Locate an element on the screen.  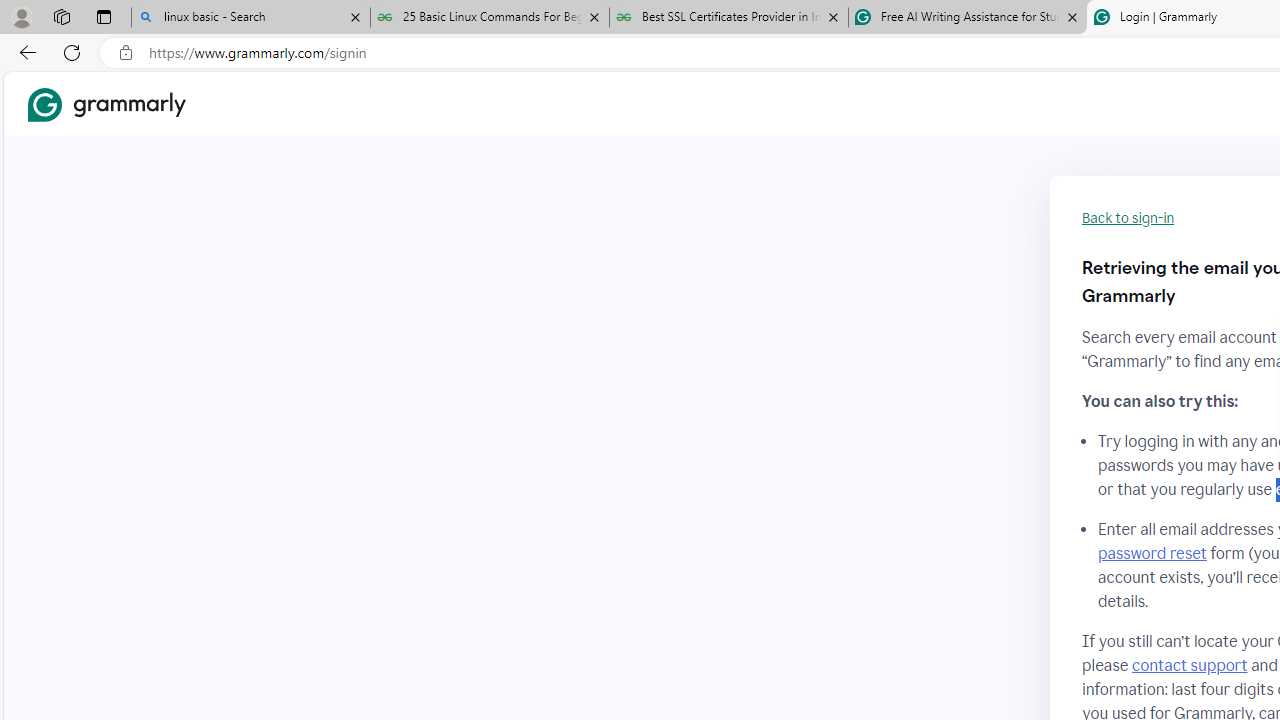
'contact support' is located at coordinates (1189, 665).